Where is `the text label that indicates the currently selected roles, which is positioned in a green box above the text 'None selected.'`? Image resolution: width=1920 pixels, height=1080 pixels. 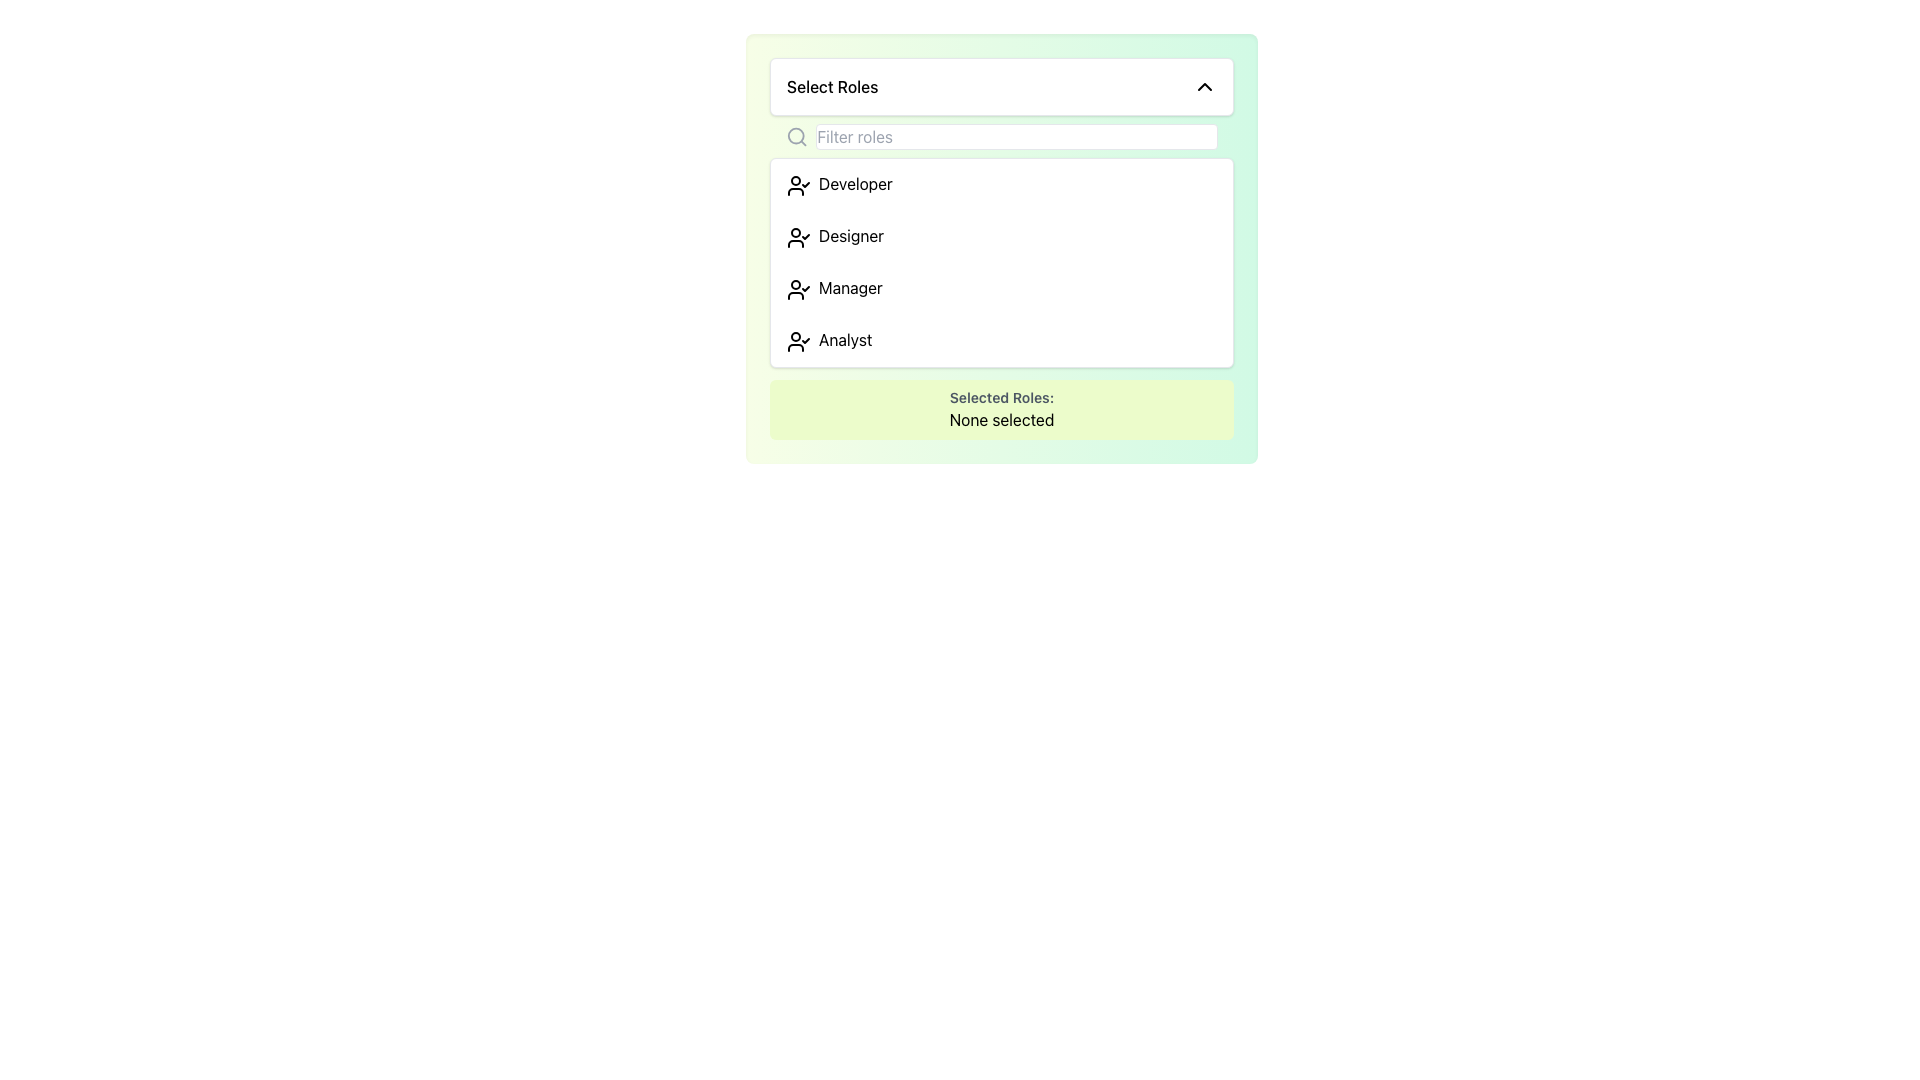 the text label that indicates the currently selected roles, which is positioned in a green box above the text 'None selected.' is located at coordinates (1002, 397).